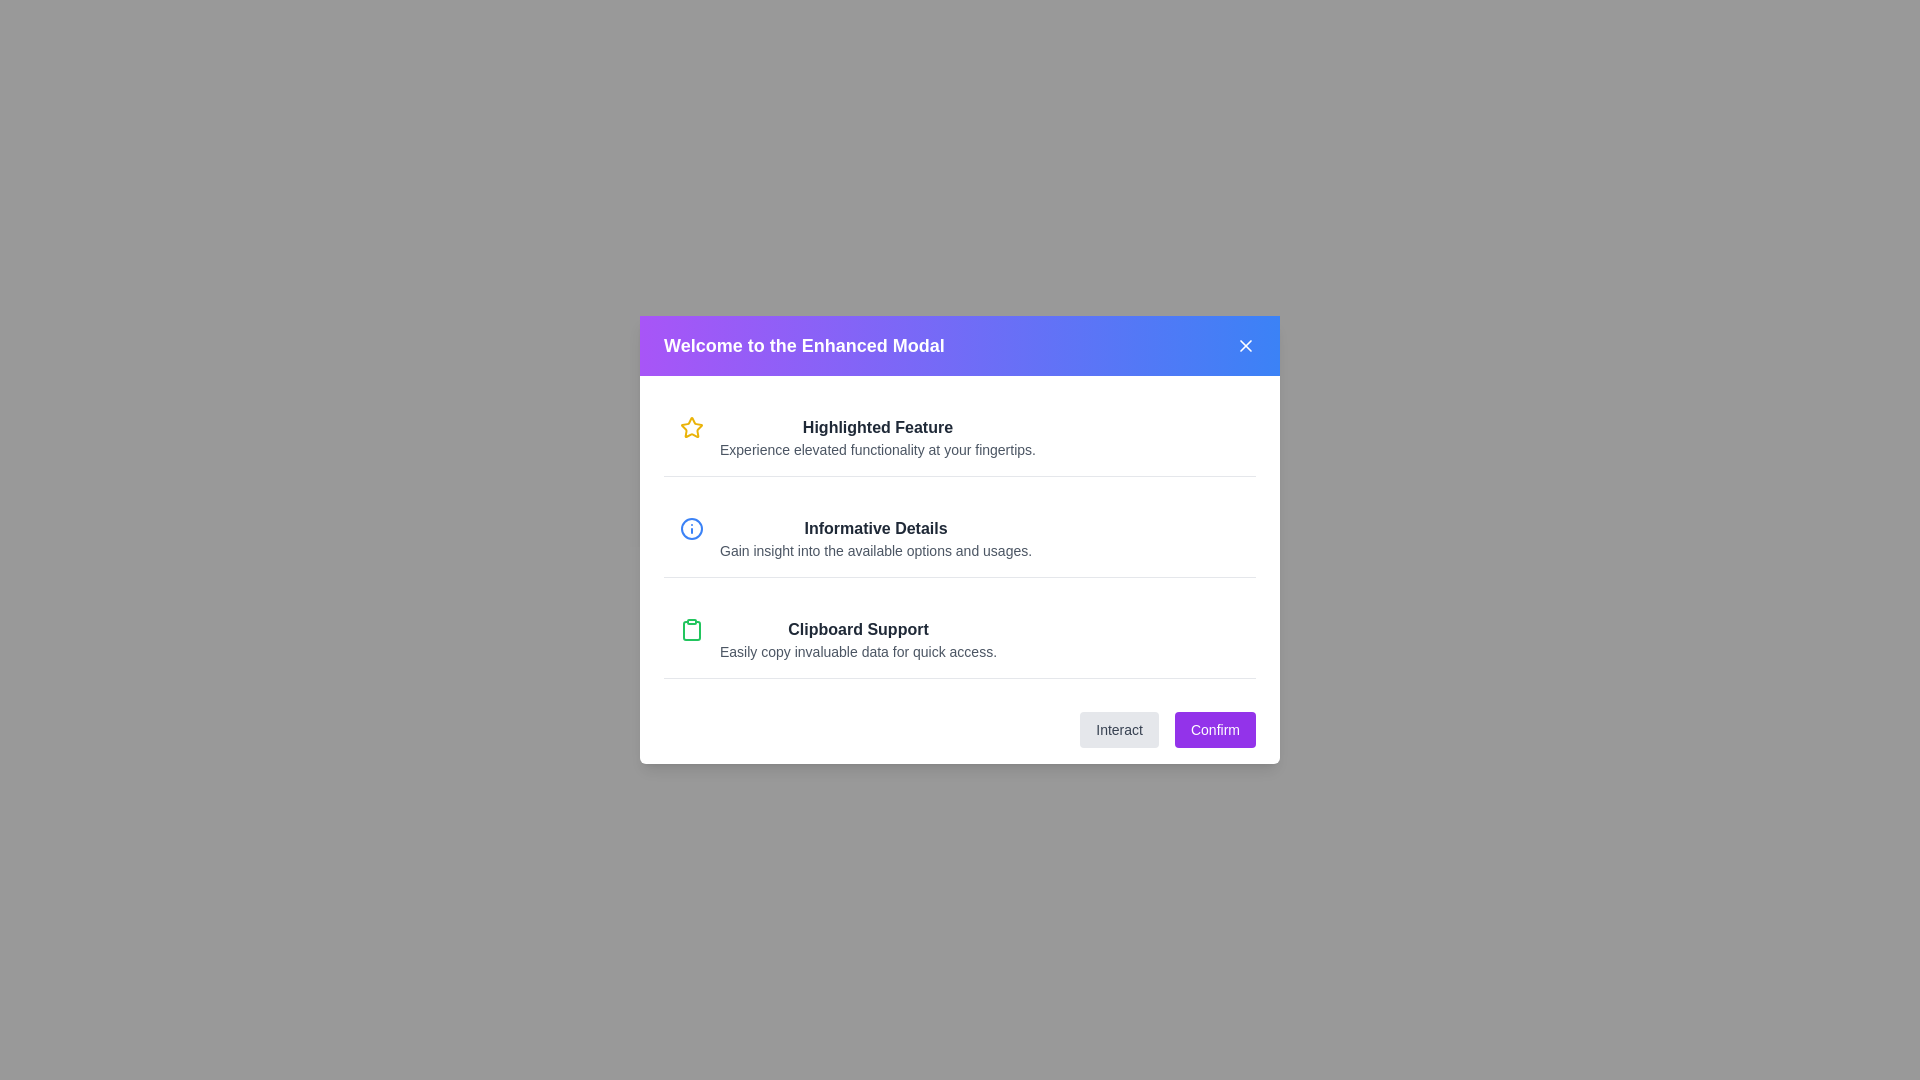 This screenshot has width=1920, height=1080. I want to click on the green-bordered clipboard icon located to the left of the text 'Clipboard Support' for visual cues, so click(691, 628).